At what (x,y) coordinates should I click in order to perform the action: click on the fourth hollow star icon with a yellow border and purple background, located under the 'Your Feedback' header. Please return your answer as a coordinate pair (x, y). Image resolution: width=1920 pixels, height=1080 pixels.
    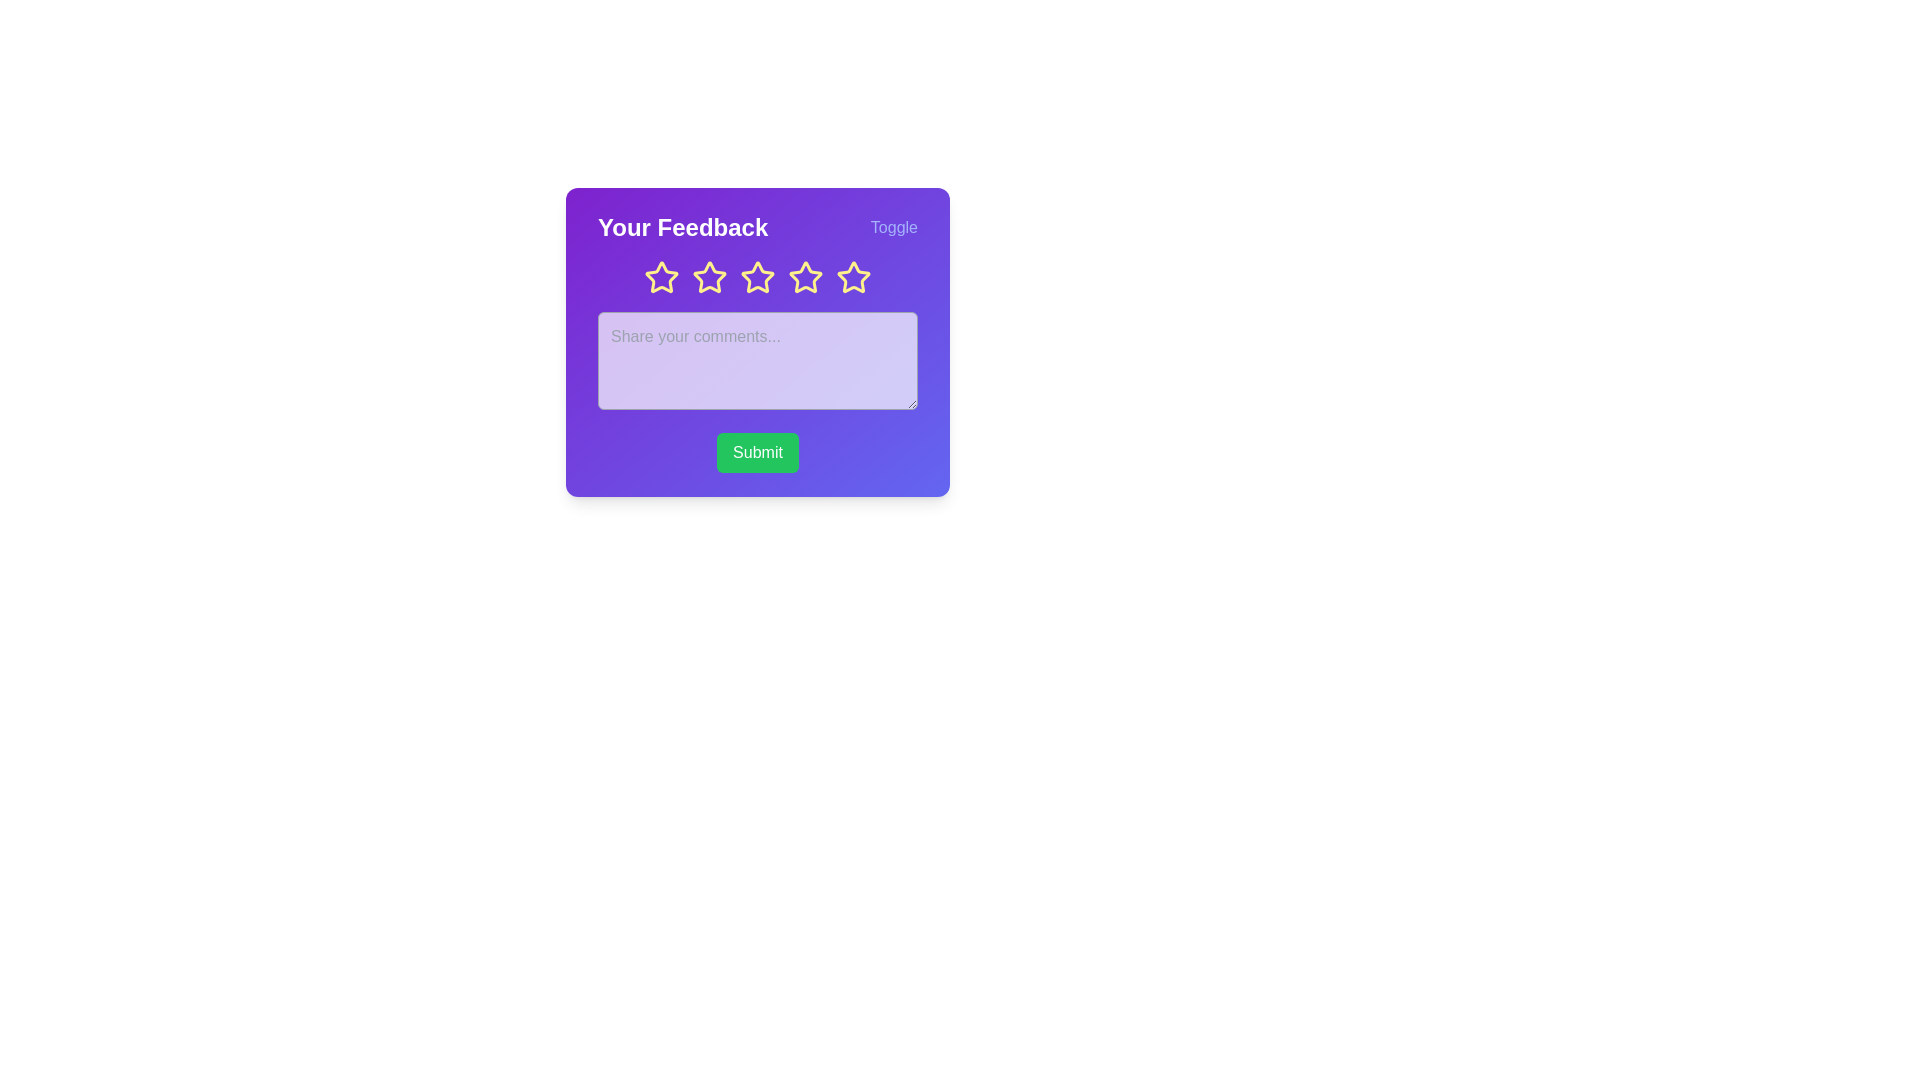
    Looking at the image, I should click on (757, 277).